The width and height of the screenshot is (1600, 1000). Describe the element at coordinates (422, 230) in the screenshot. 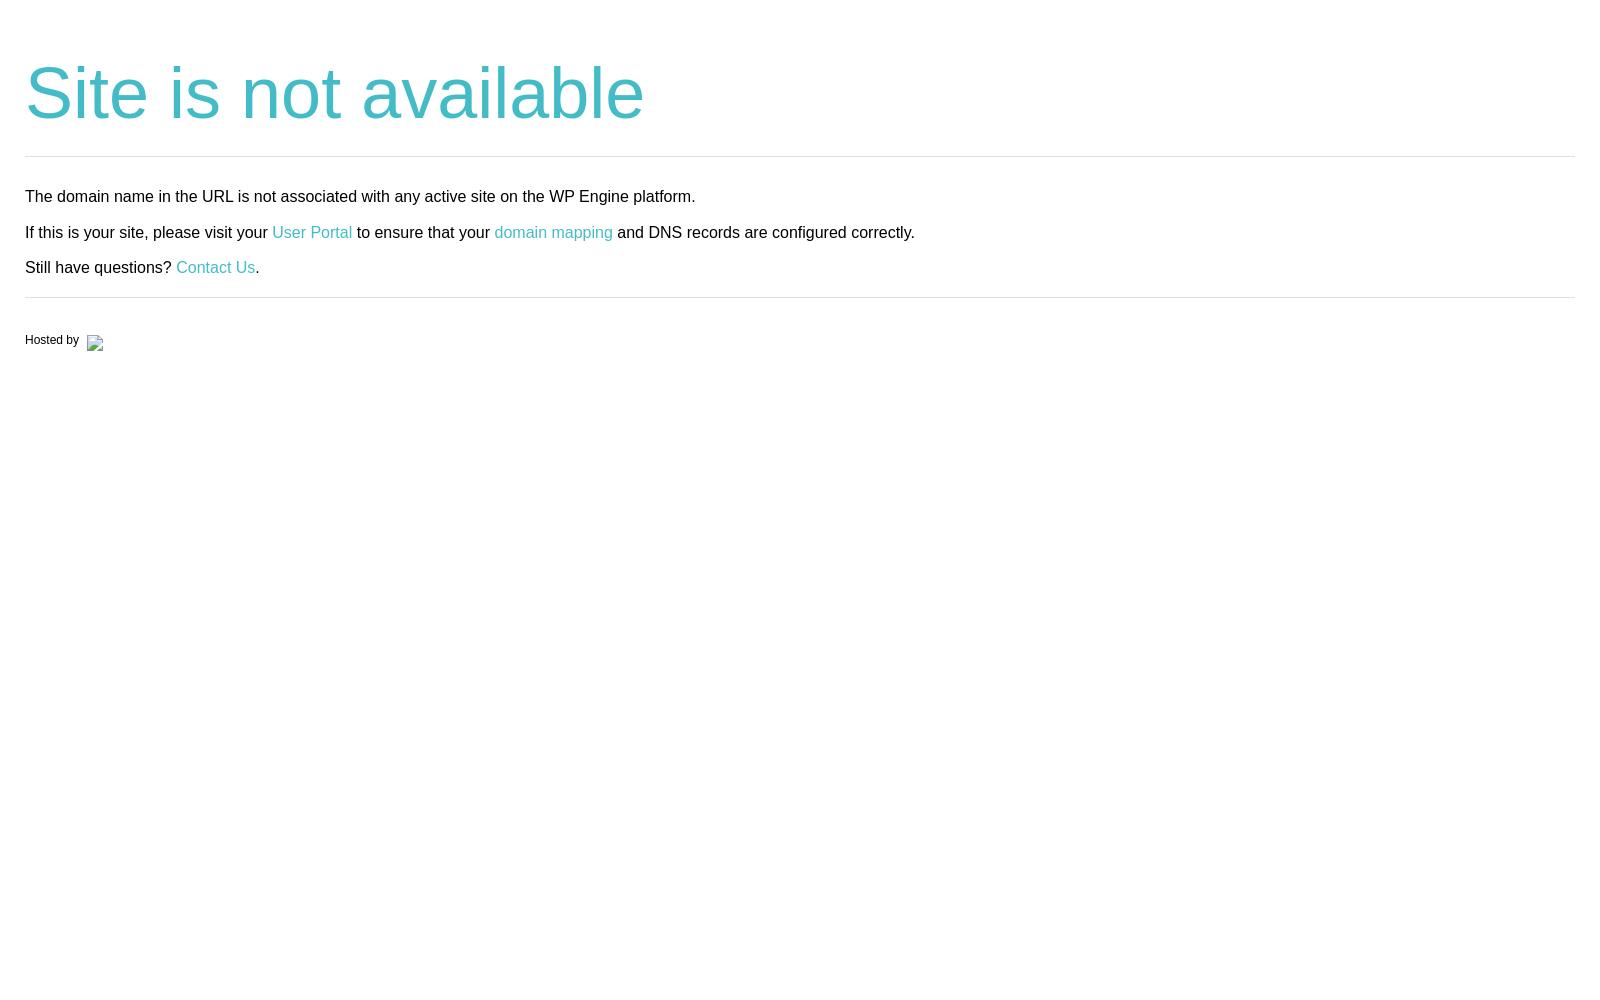

I see `'to ensure that your'` at that location.